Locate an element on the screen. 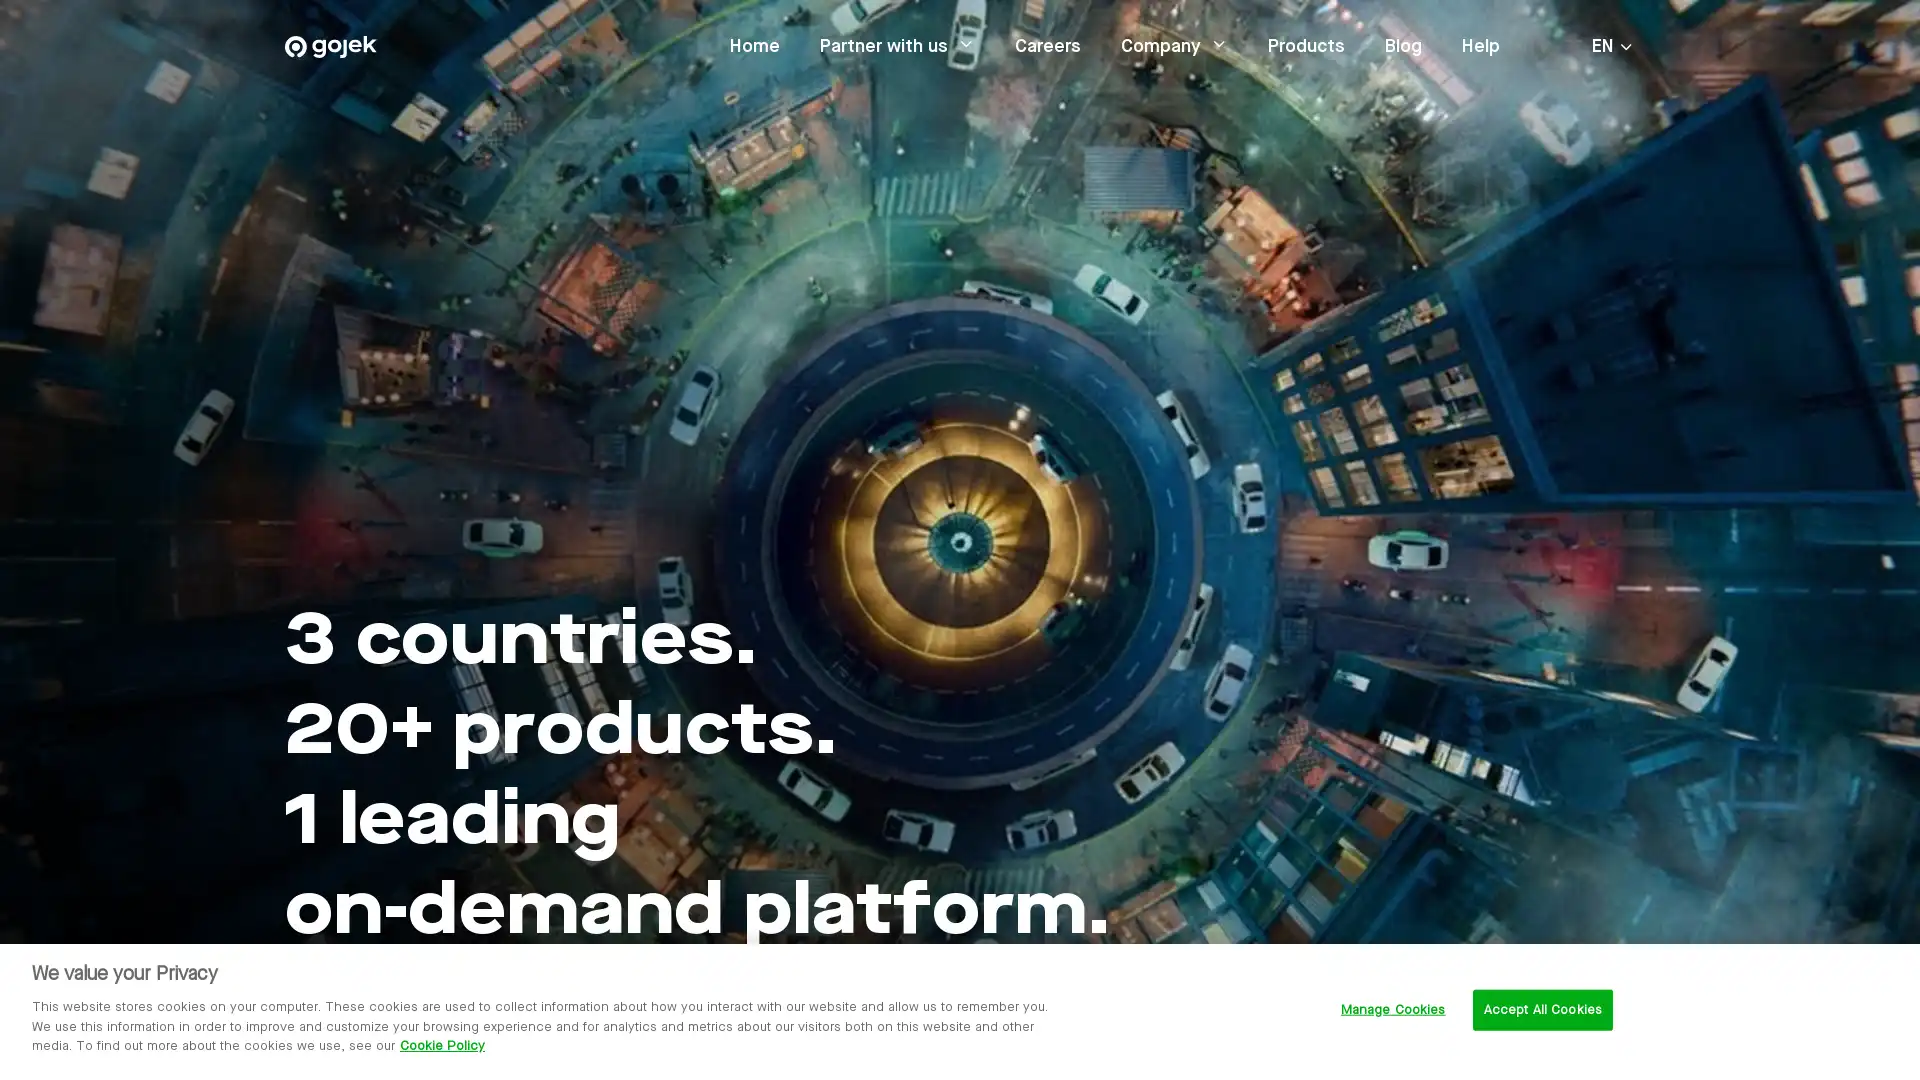  Accept All Cookies is located at coordinates (1541, 1010).